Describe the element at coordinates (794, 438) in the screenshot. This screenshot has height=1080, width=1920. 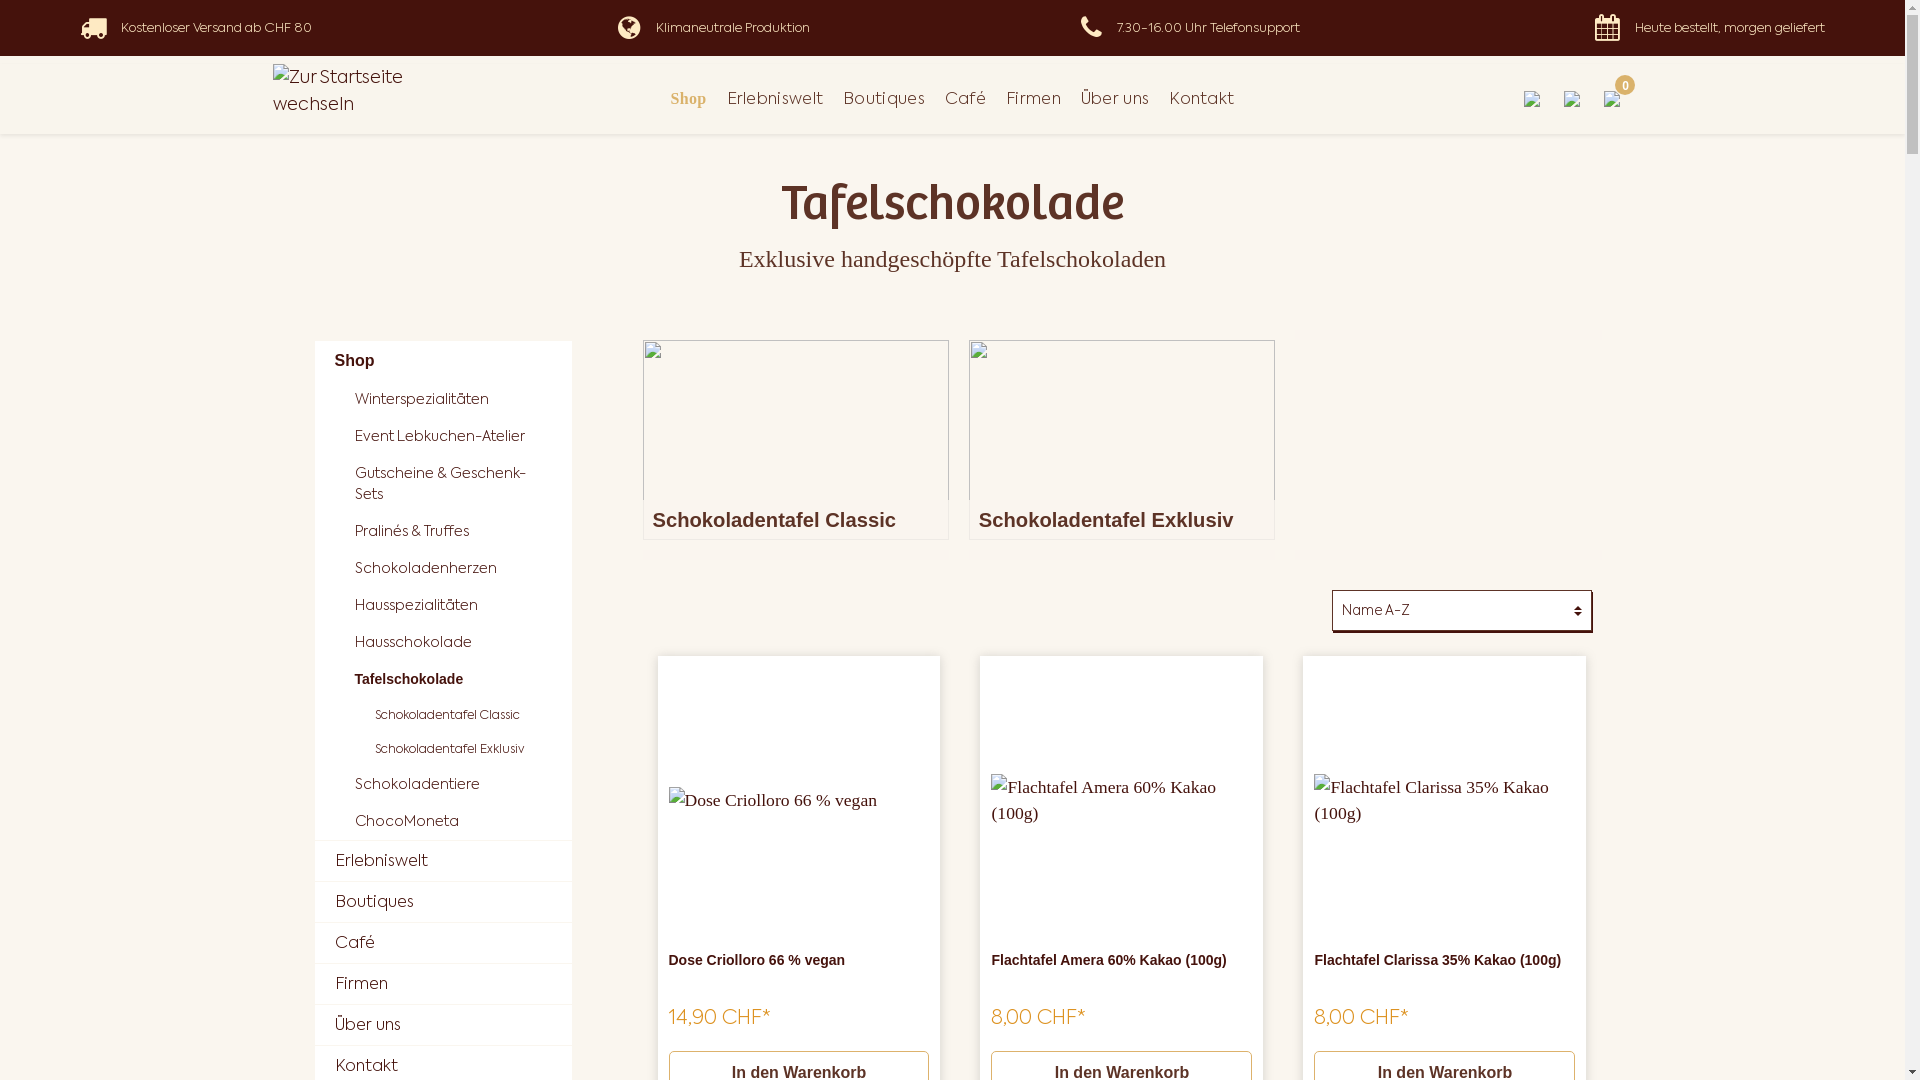
I see `'Schokoladentafel Classic'` at that location.